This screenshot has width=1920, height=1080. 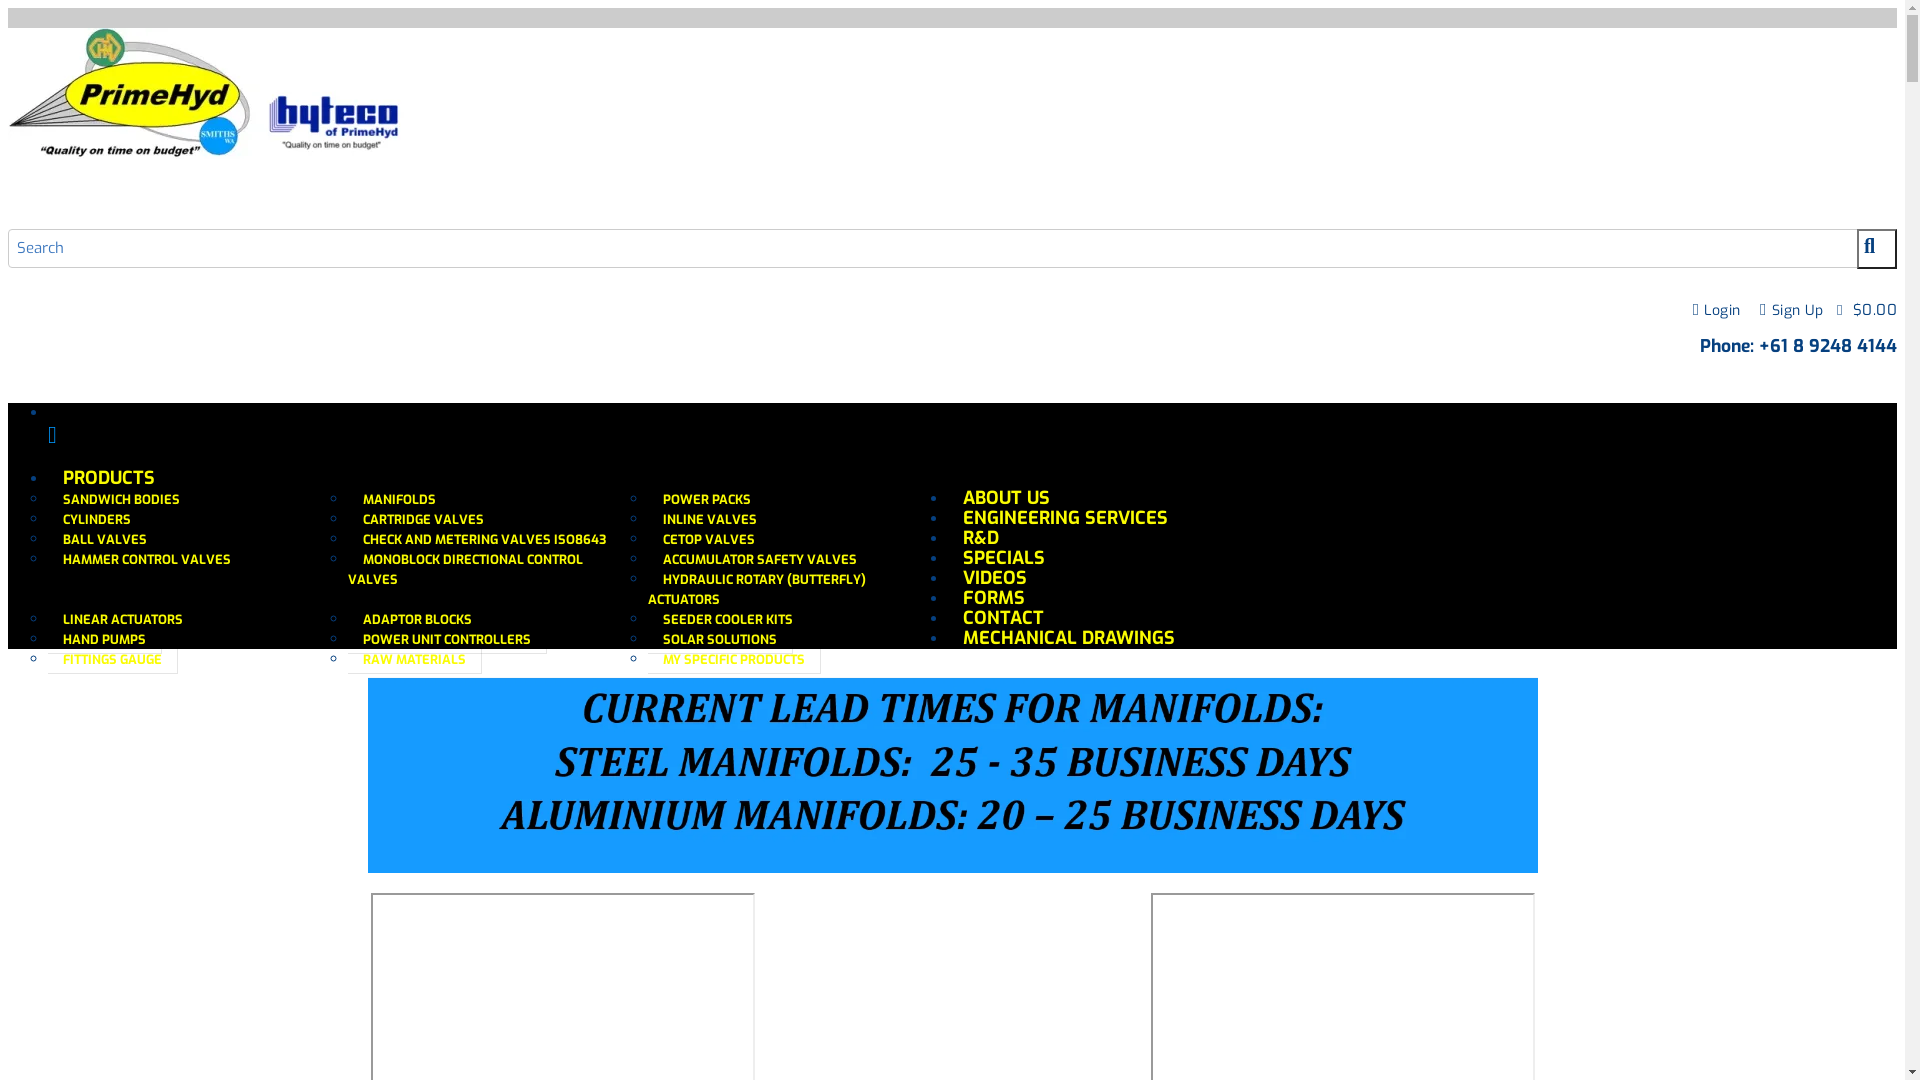 I want to click on 'FORMS', so click(x=947, y=596).